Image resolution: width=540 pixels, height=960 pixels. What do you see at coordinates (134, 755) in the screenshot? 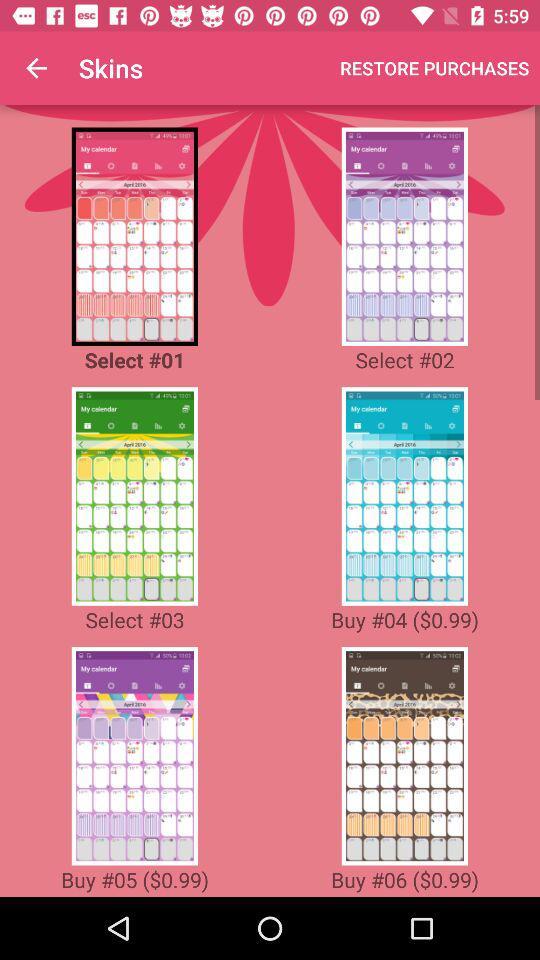
I see `skin select` at bounding box center [134, 755].